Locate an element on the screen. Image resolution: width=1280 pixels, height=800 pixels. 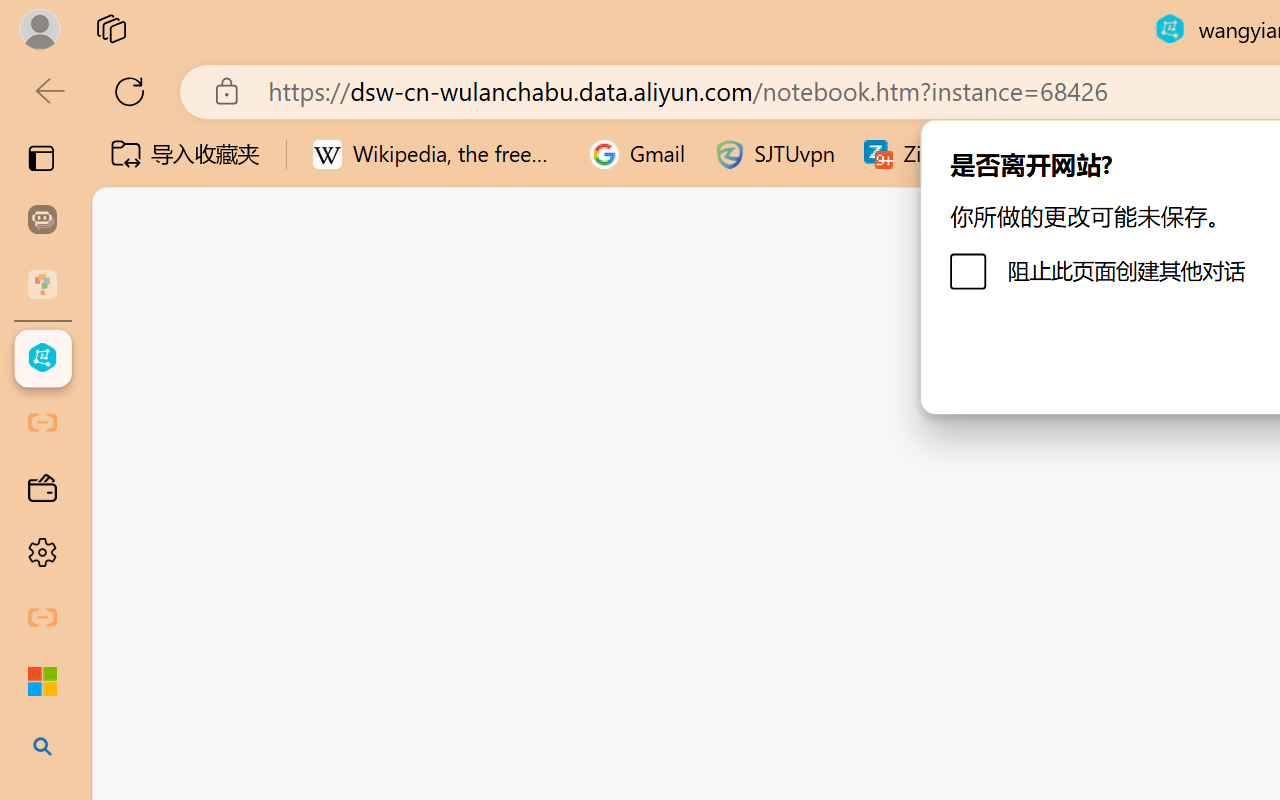
'Explorer Section: workspace' is located at coordinates (331, 409).